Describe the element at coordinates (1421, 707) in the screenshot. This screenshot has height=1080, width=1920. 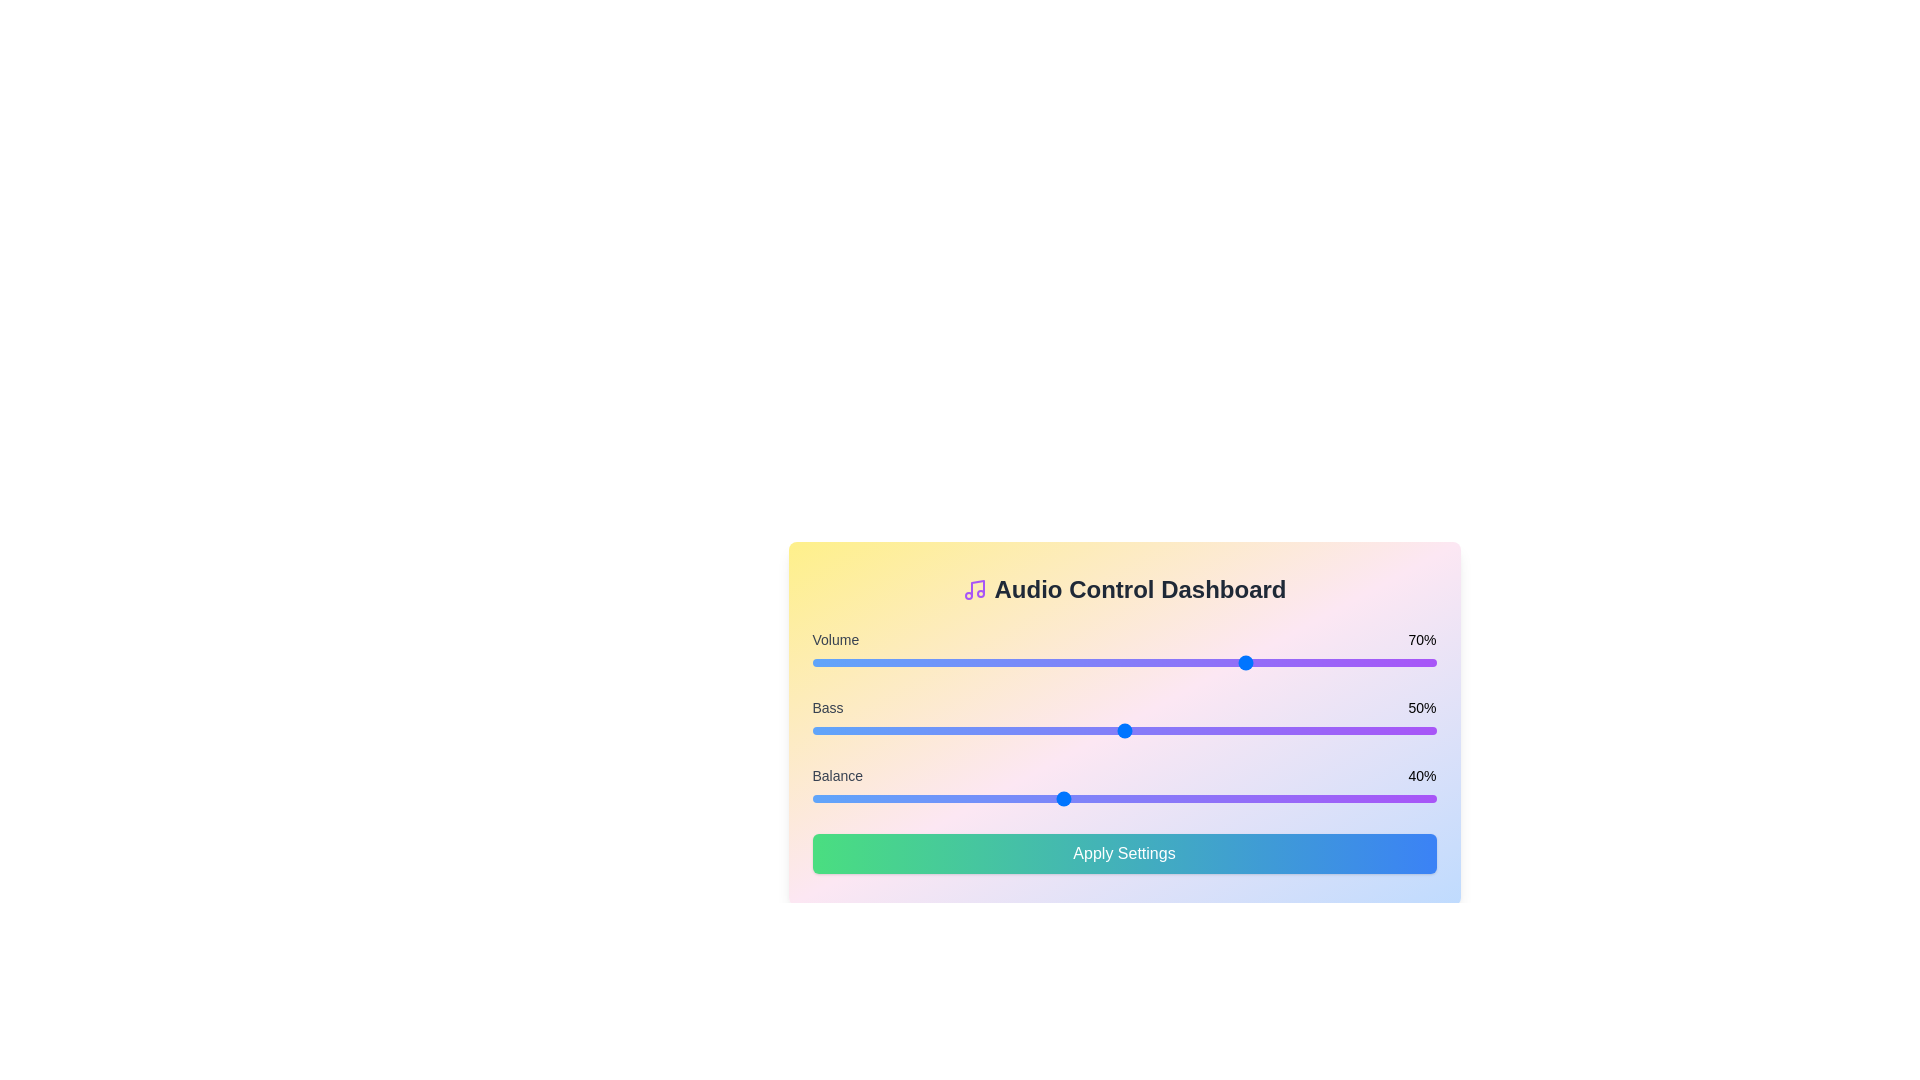
I see `the Static Text Label displaying '50%' associated with the Bass slider, positioned on the right side of the slider` at that location.